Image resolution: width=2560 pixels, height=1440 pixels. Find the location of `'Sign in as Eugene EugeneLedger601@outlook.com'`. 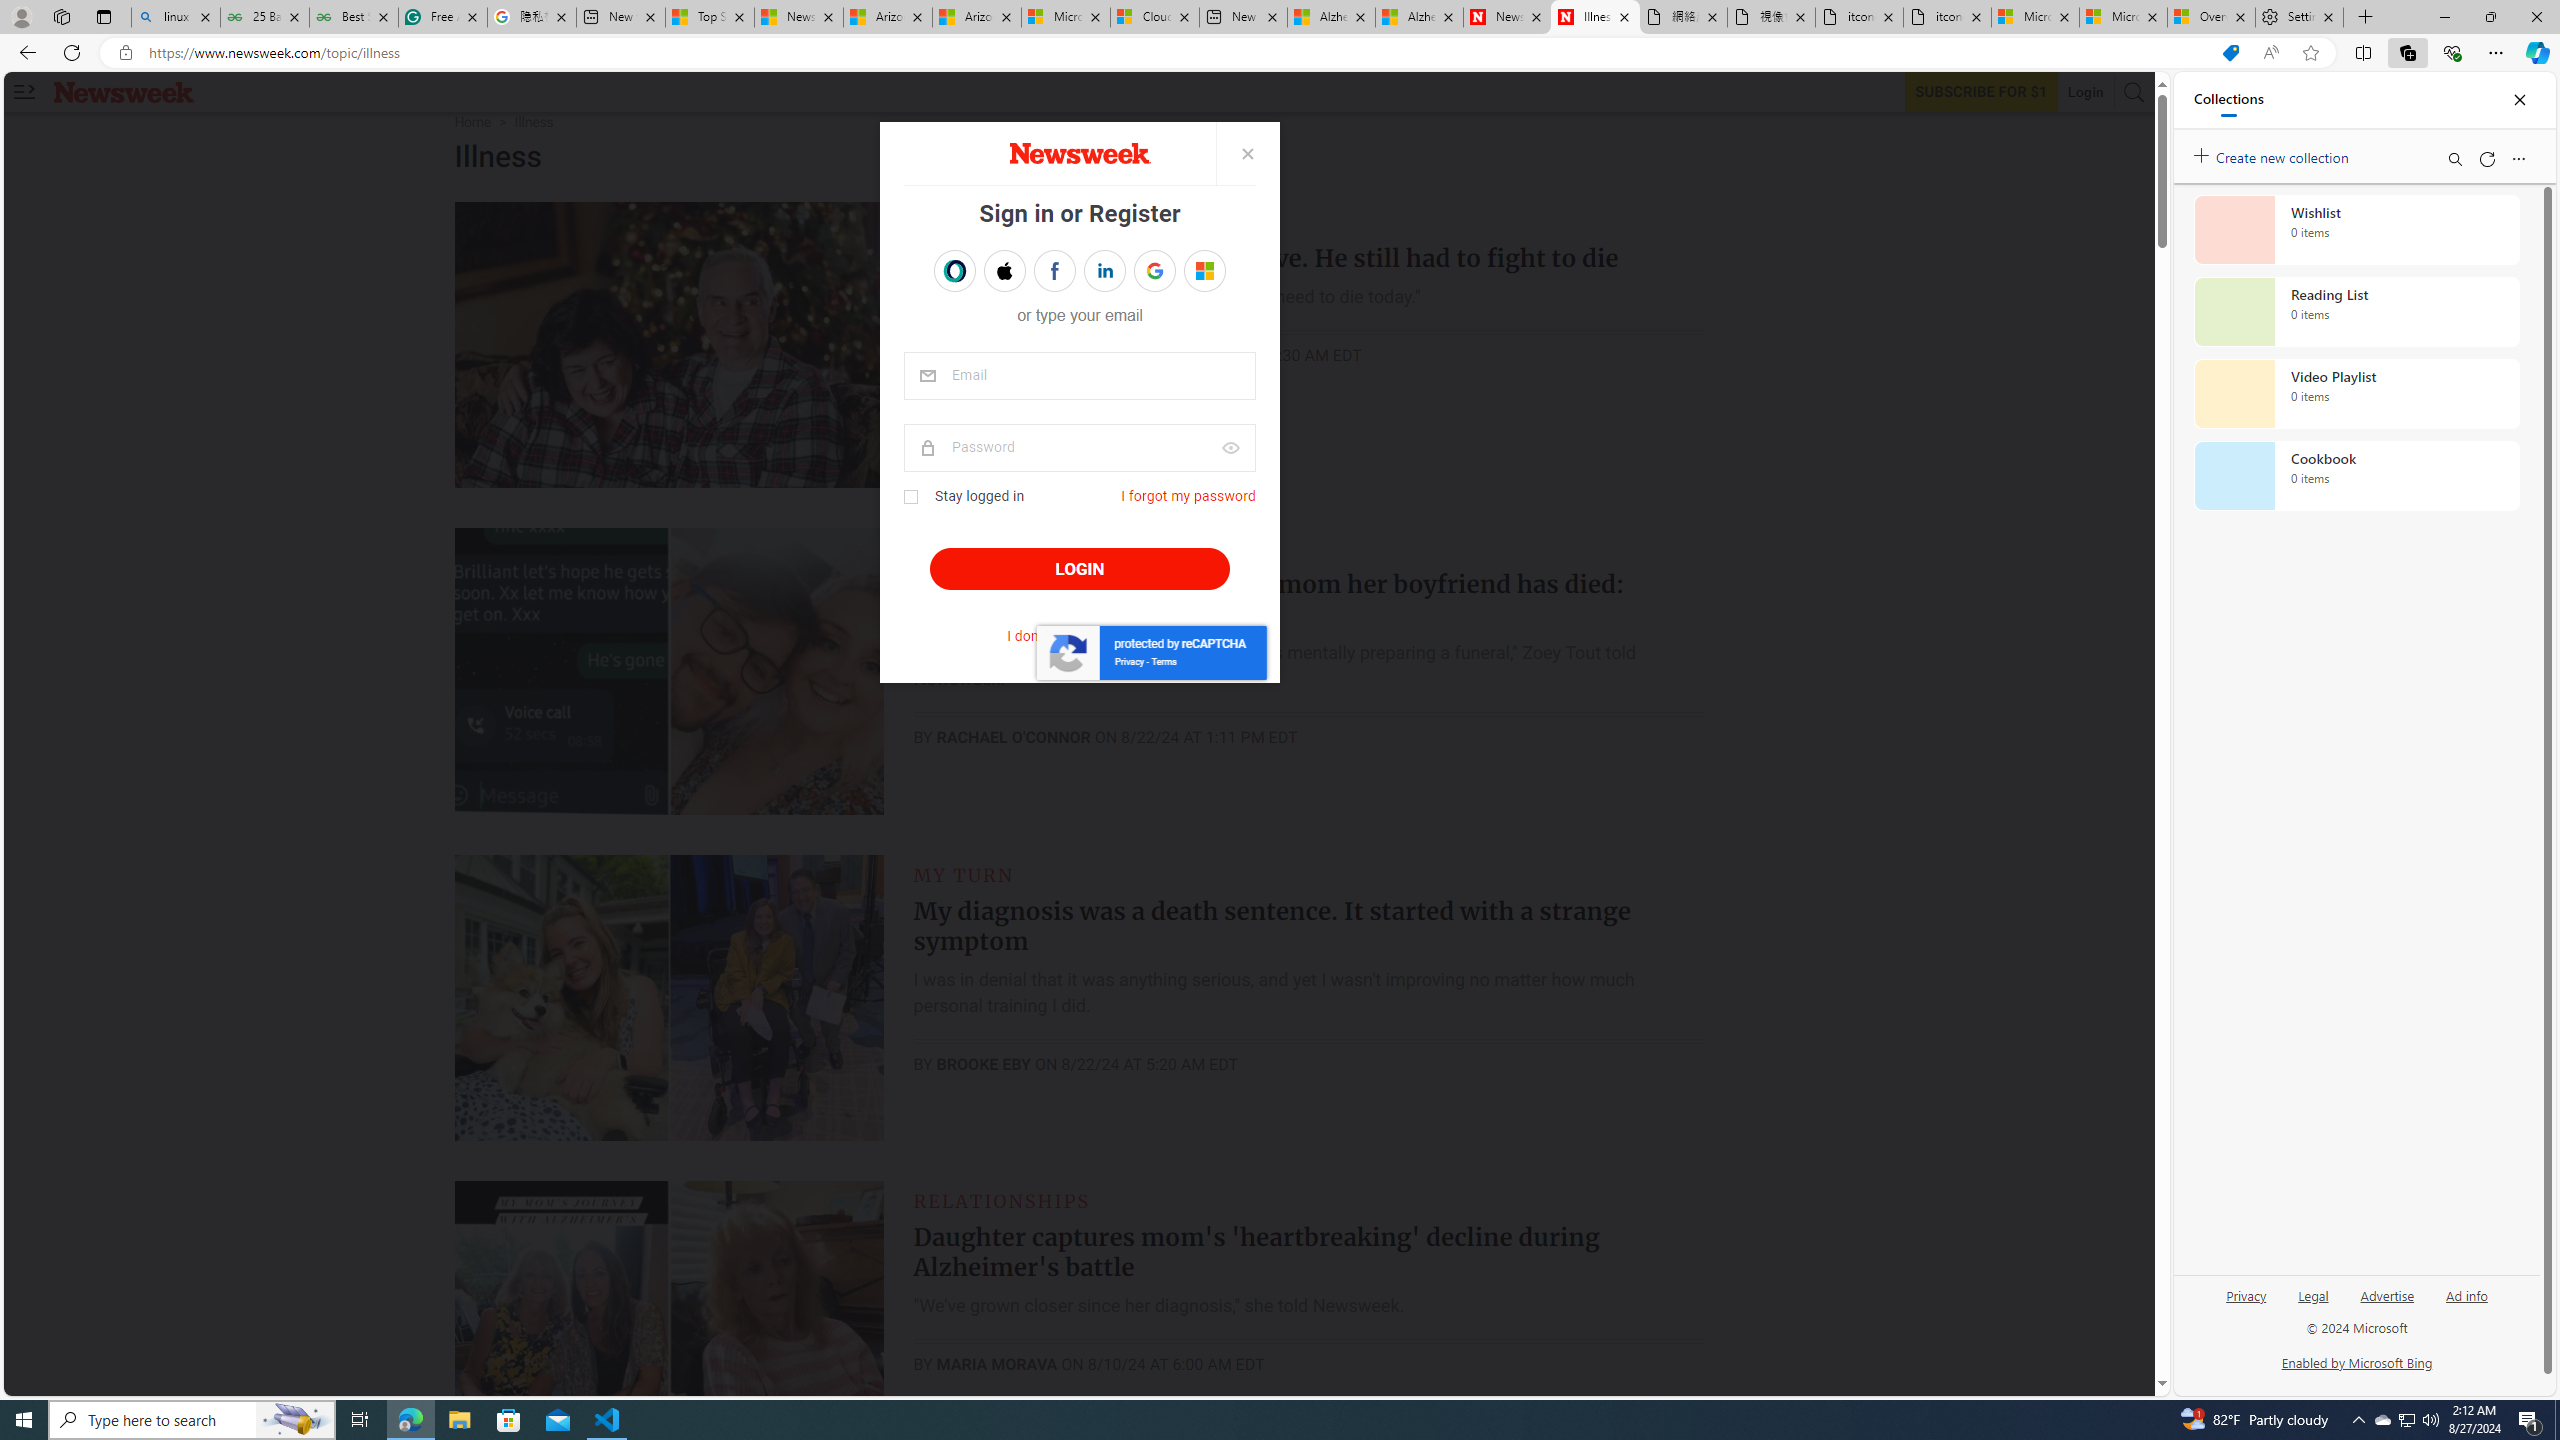

'Sign in as Eugene EugeneLedger601@outlook.com' is located at coordinates (1203, 271).